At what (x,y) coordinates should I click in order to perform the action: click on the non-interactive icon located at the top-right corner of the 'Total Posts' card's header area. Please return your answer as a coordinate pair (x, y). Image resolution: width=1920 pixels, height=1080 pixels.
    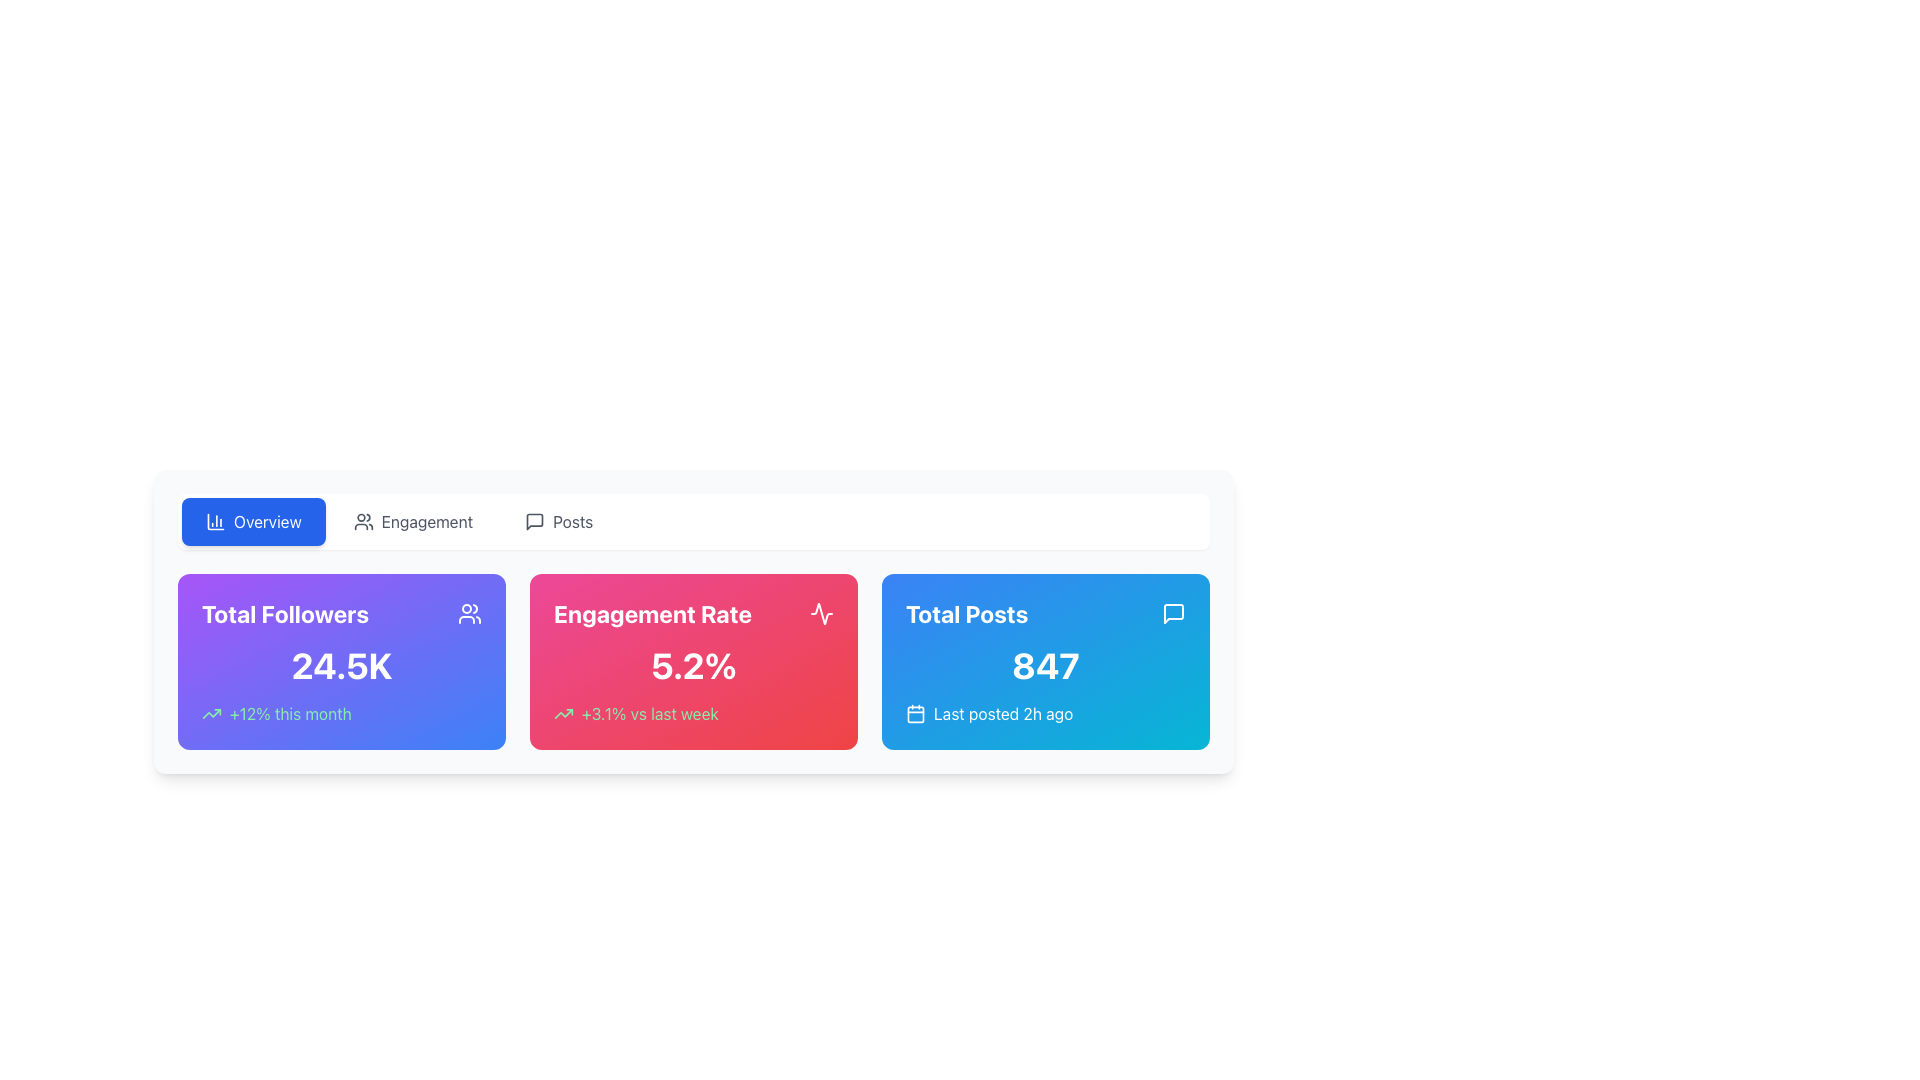
    Looking at the image, I should click on (535, 520).